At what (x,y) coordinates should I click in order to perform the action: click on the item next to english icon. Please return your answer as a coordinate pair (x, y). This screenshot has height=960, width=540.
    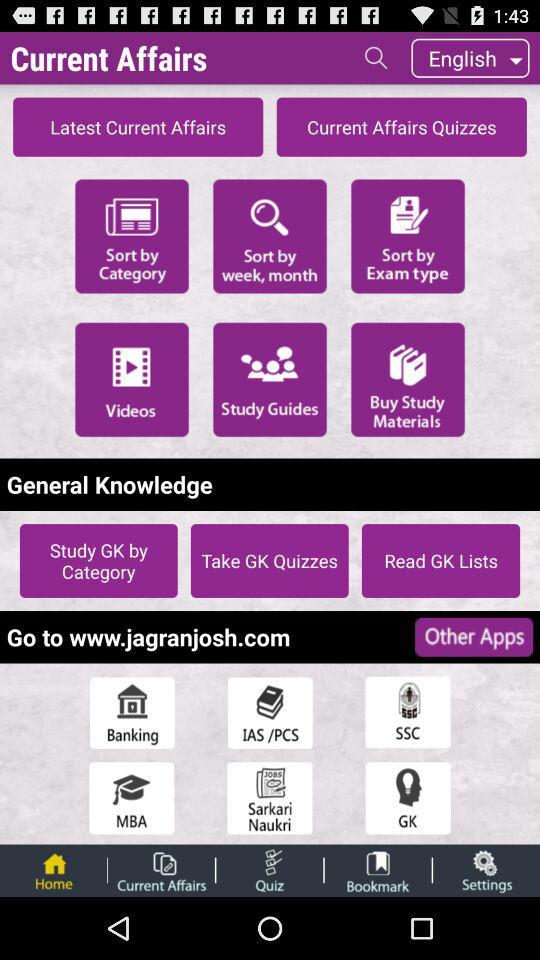
    Looking at the image, I should click on (376, 56).